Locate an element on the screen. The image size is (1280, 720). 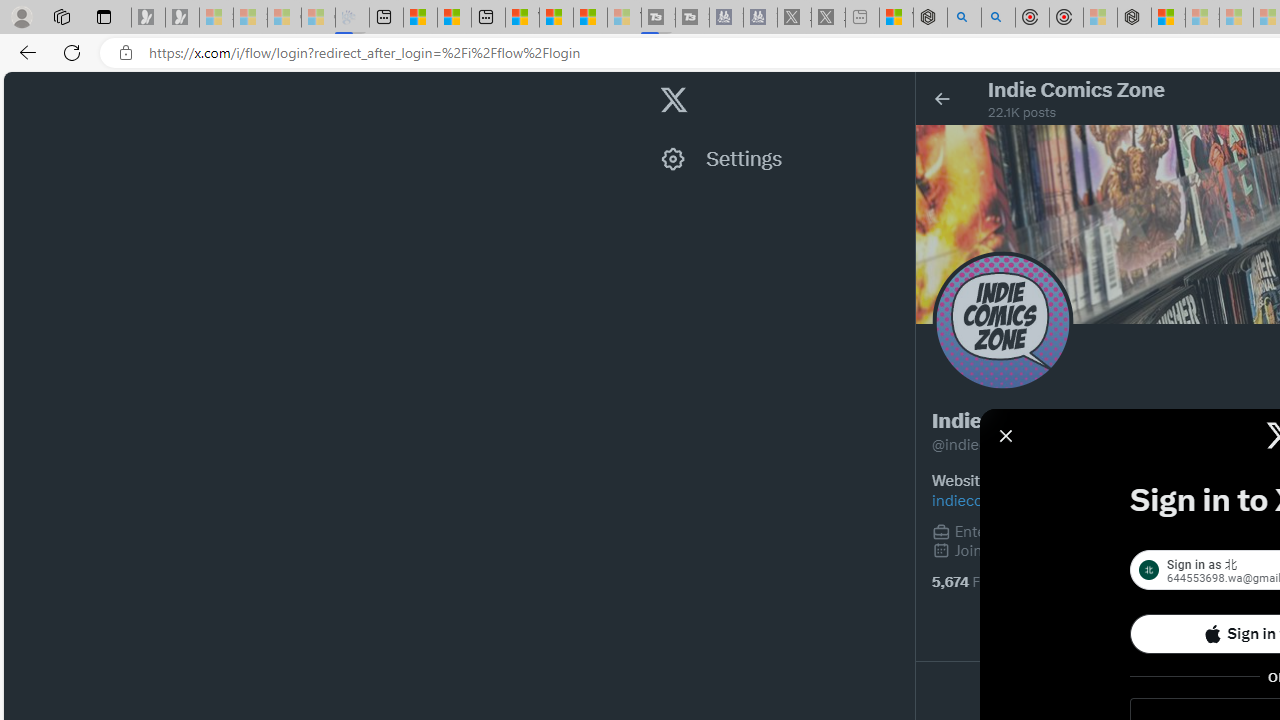
'New tab - Sleeping' is located at coordinates (862, 17).